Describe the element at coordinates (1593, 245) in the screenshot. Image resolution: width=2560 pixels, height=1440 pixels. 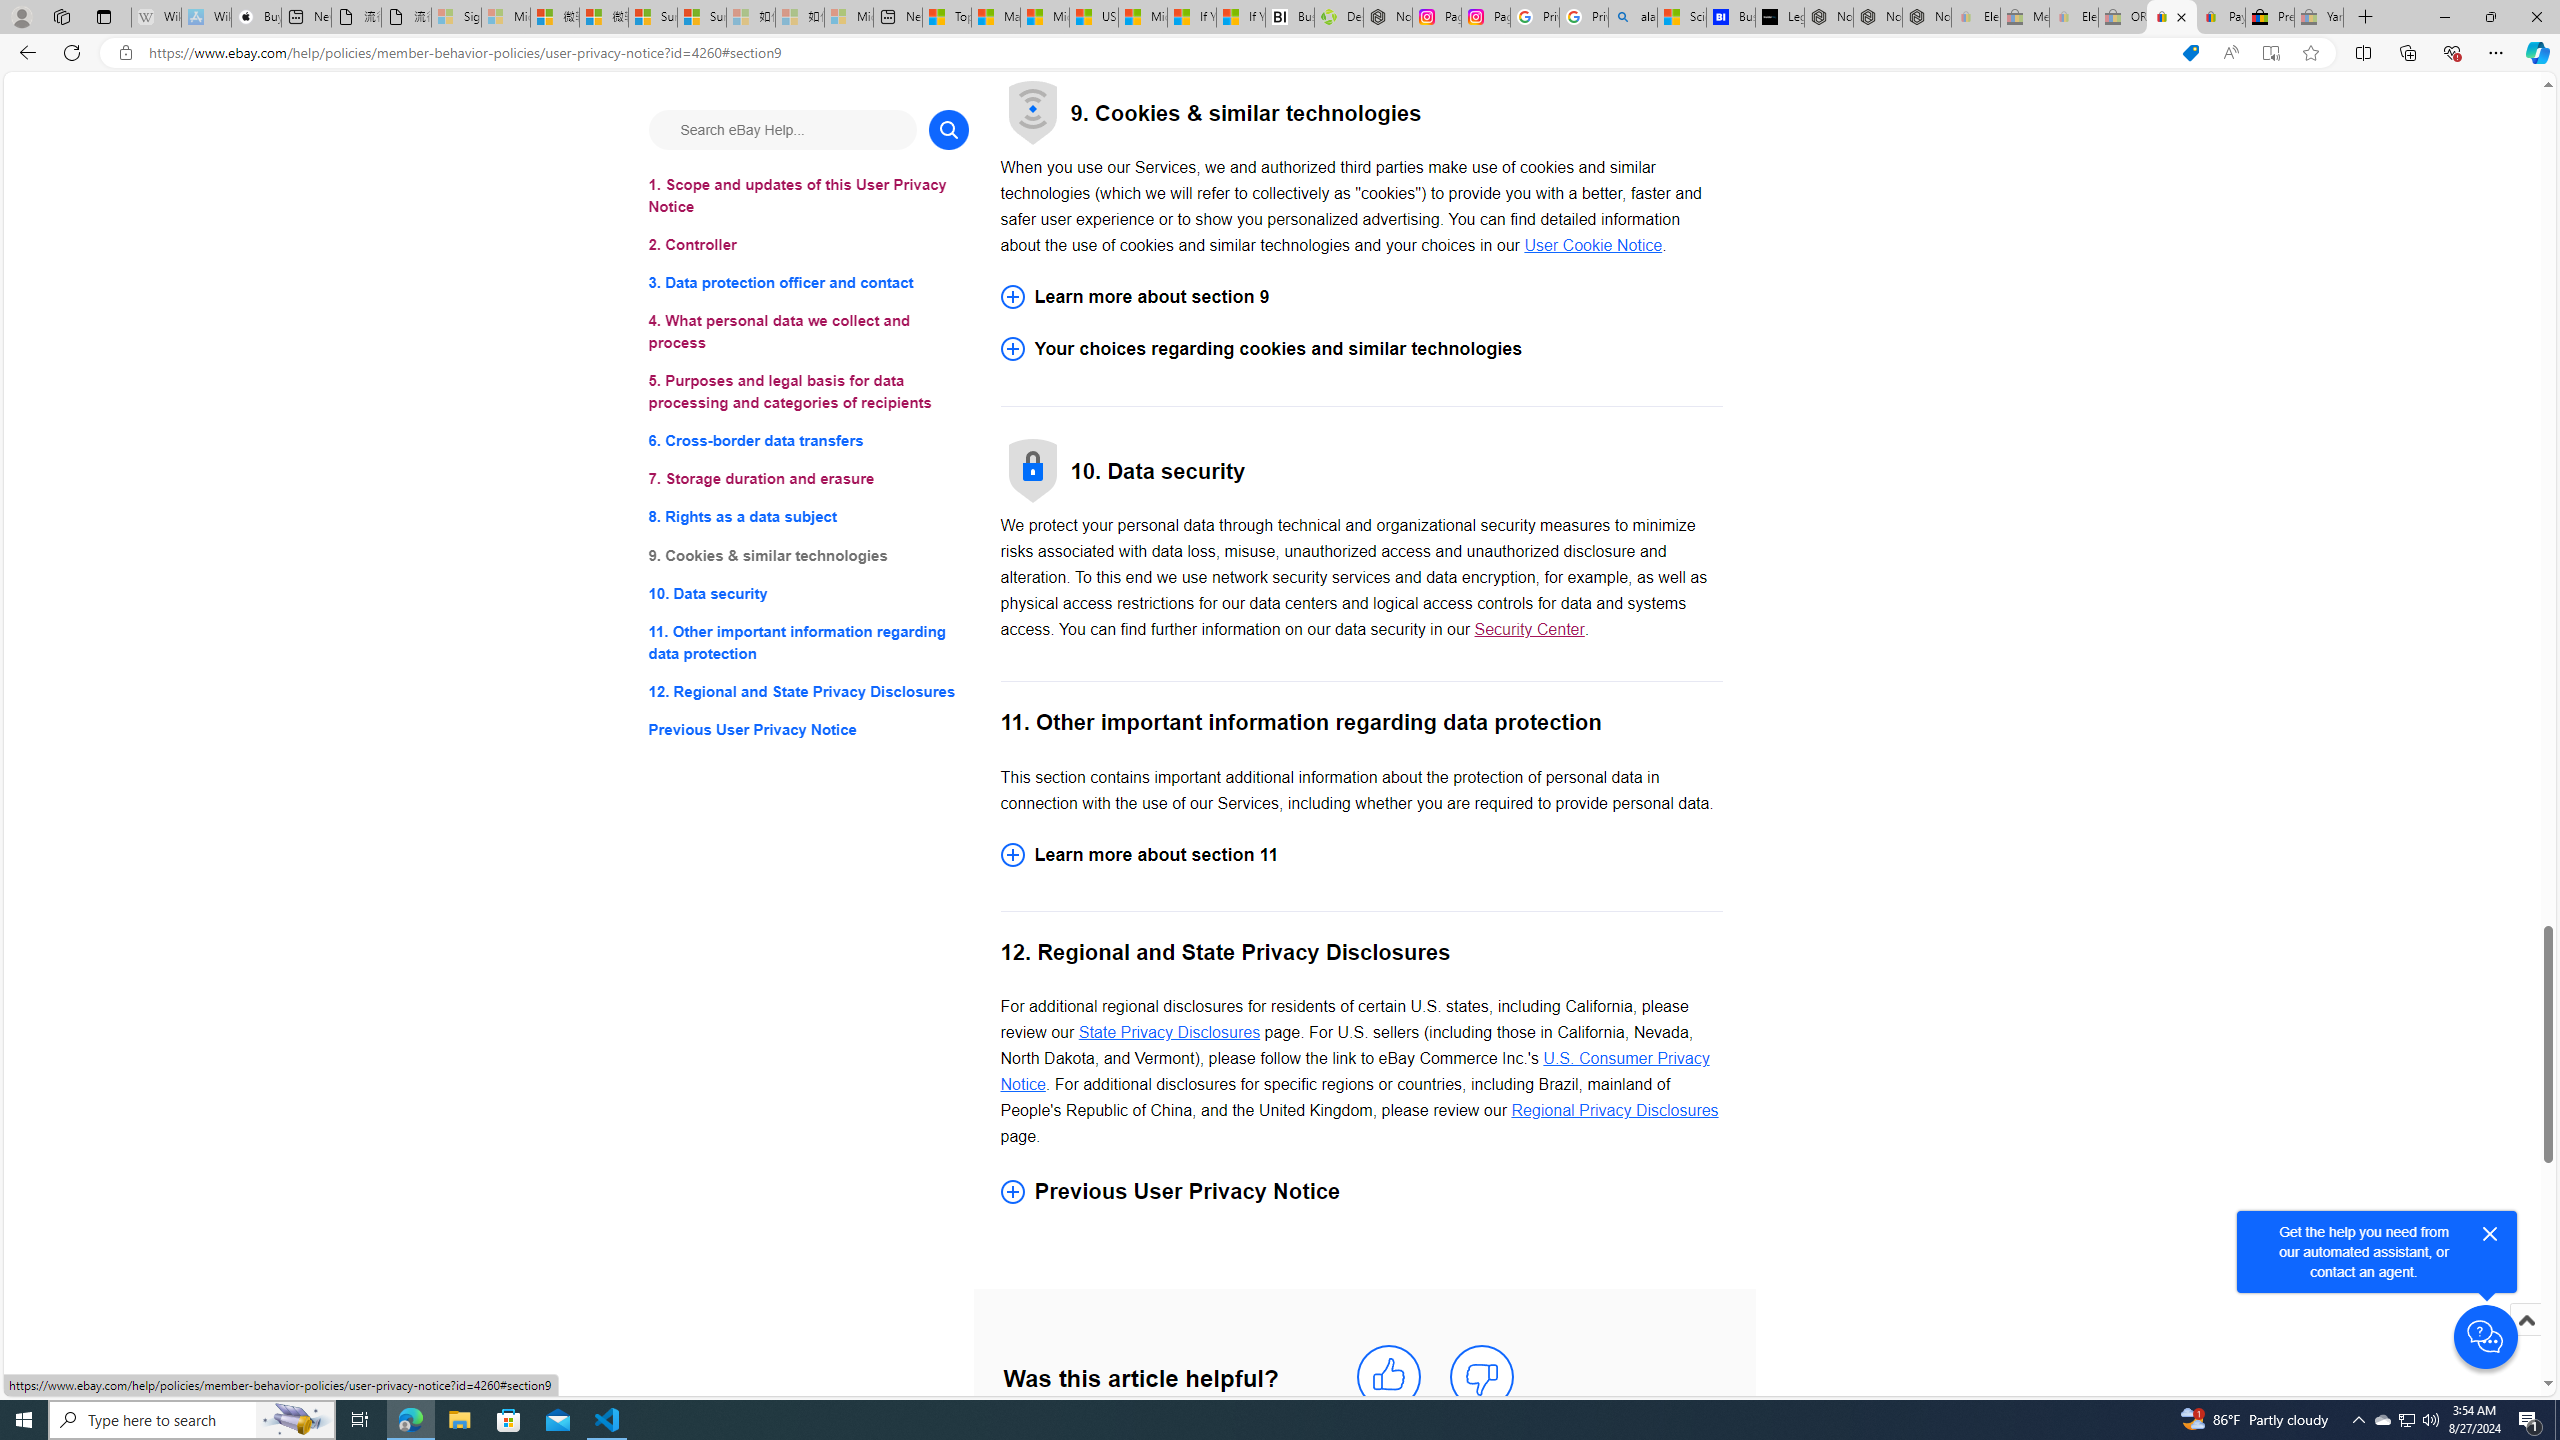
I see `'User Cookie Notice'` at that location.